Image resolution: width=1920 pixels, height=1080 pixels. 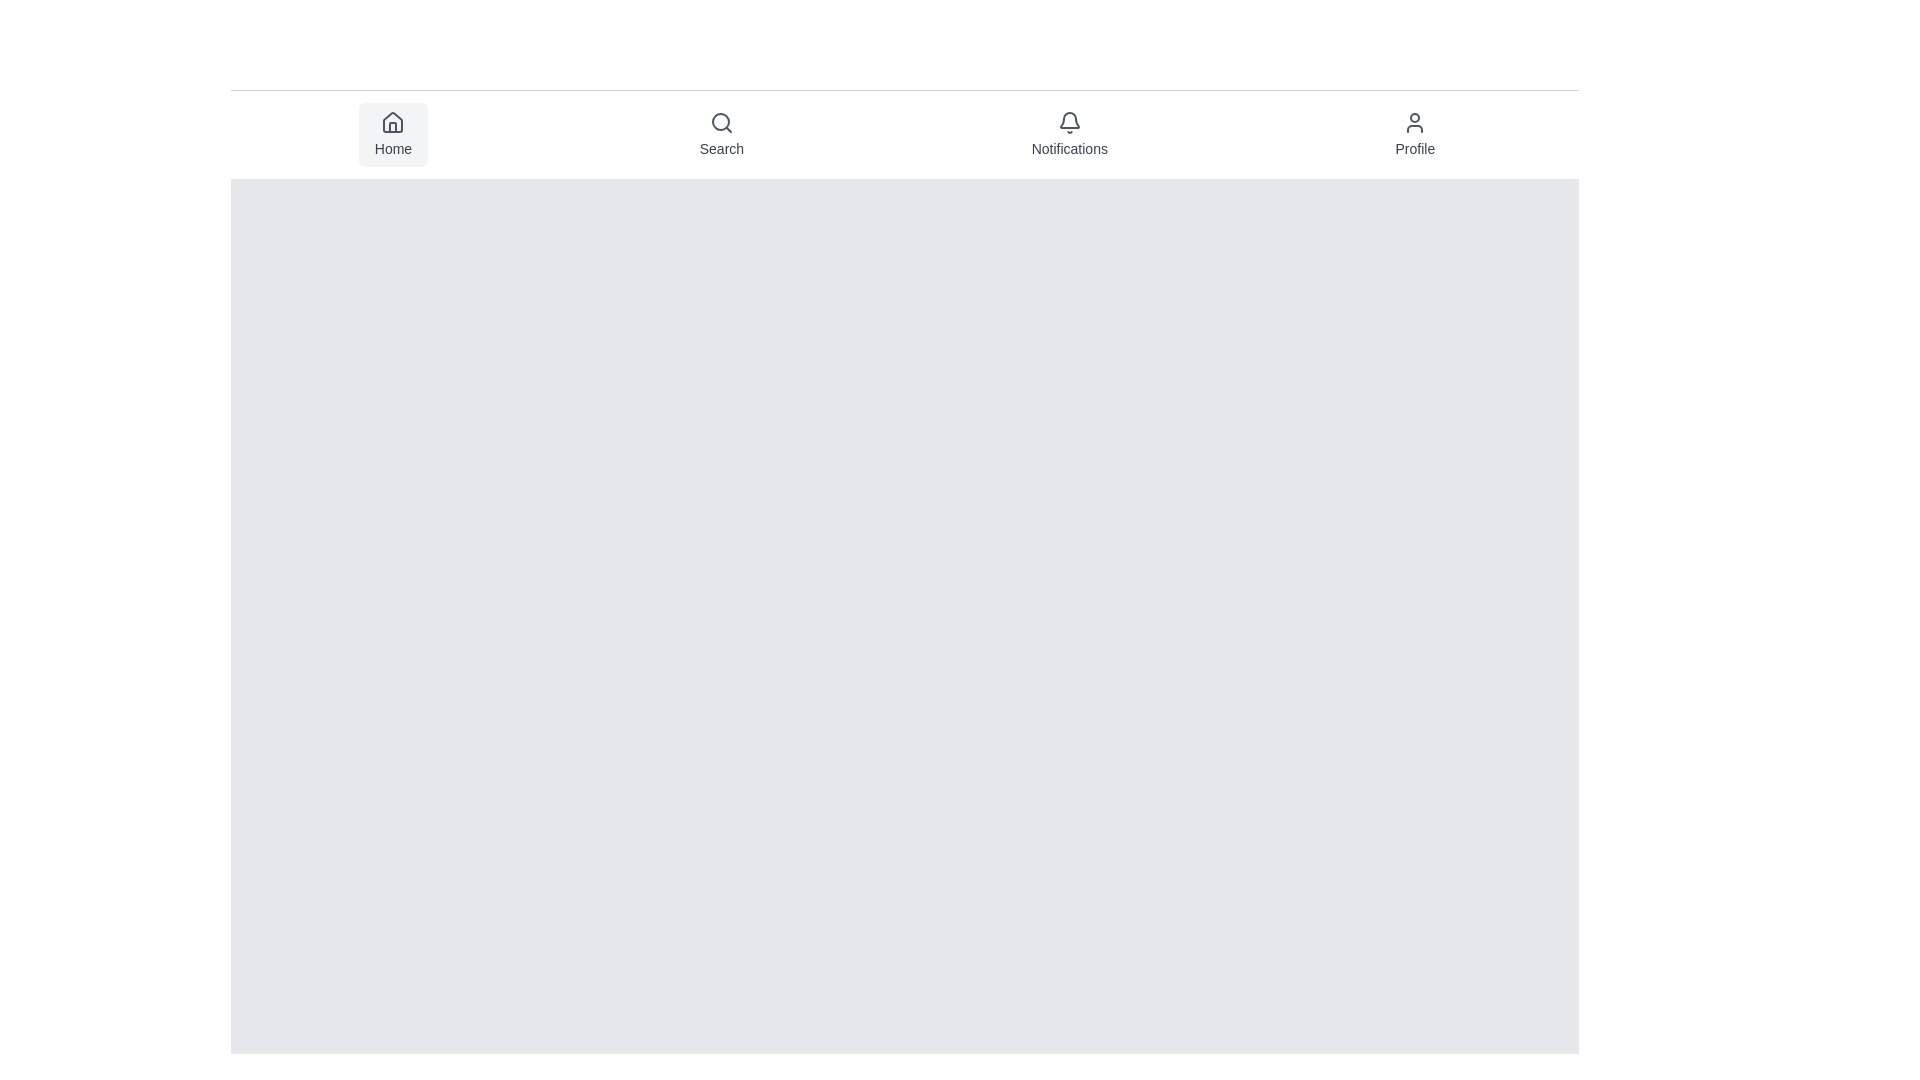 I want to click on 'Home' text label located in the navigation bar at the top of the interface, which is the first button among options like 'Search,' 'Notifications,' and 'Profile.', so click(x=393, y=148).